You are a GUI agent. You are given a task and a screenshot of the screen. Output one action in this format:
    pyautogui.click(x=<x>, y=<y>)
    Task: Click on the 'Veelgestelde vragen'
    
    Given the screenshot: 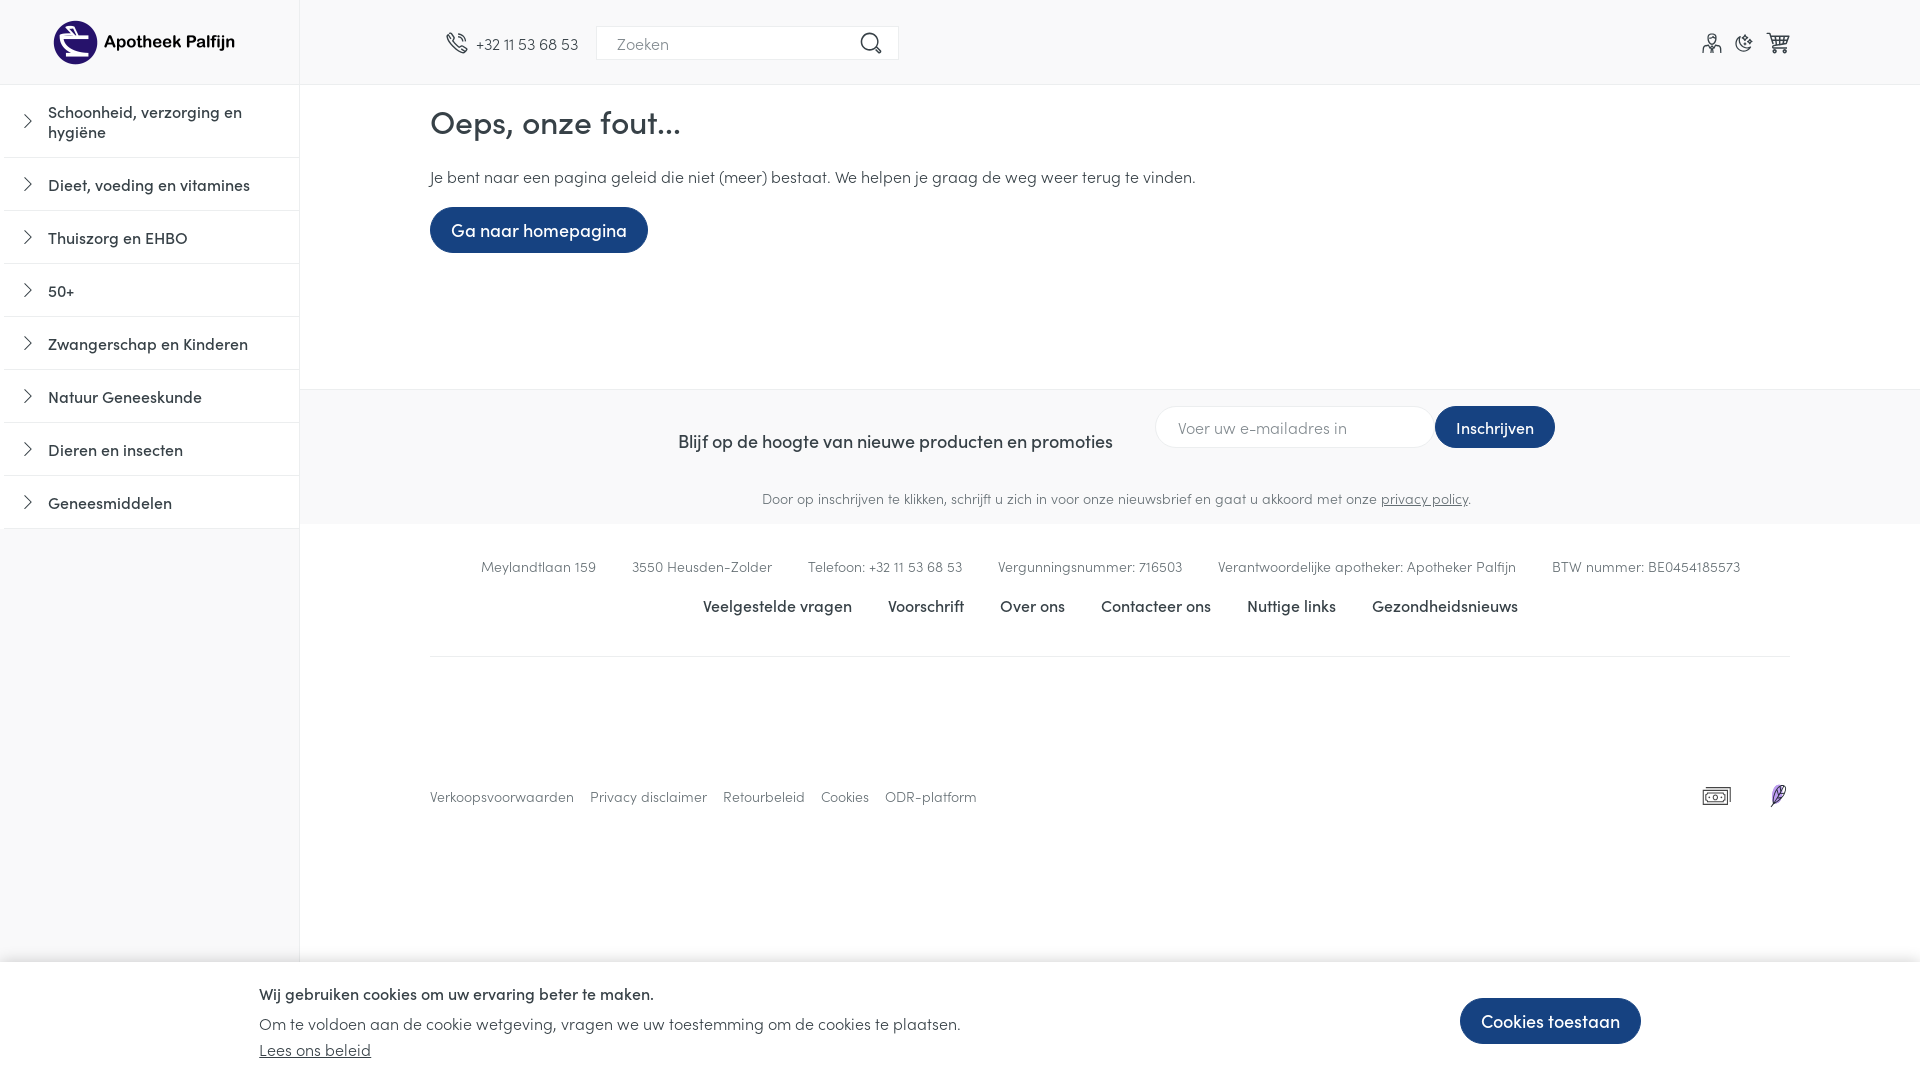 What is the action you would take?
    pyautogui.click(x=701, y=604)
    